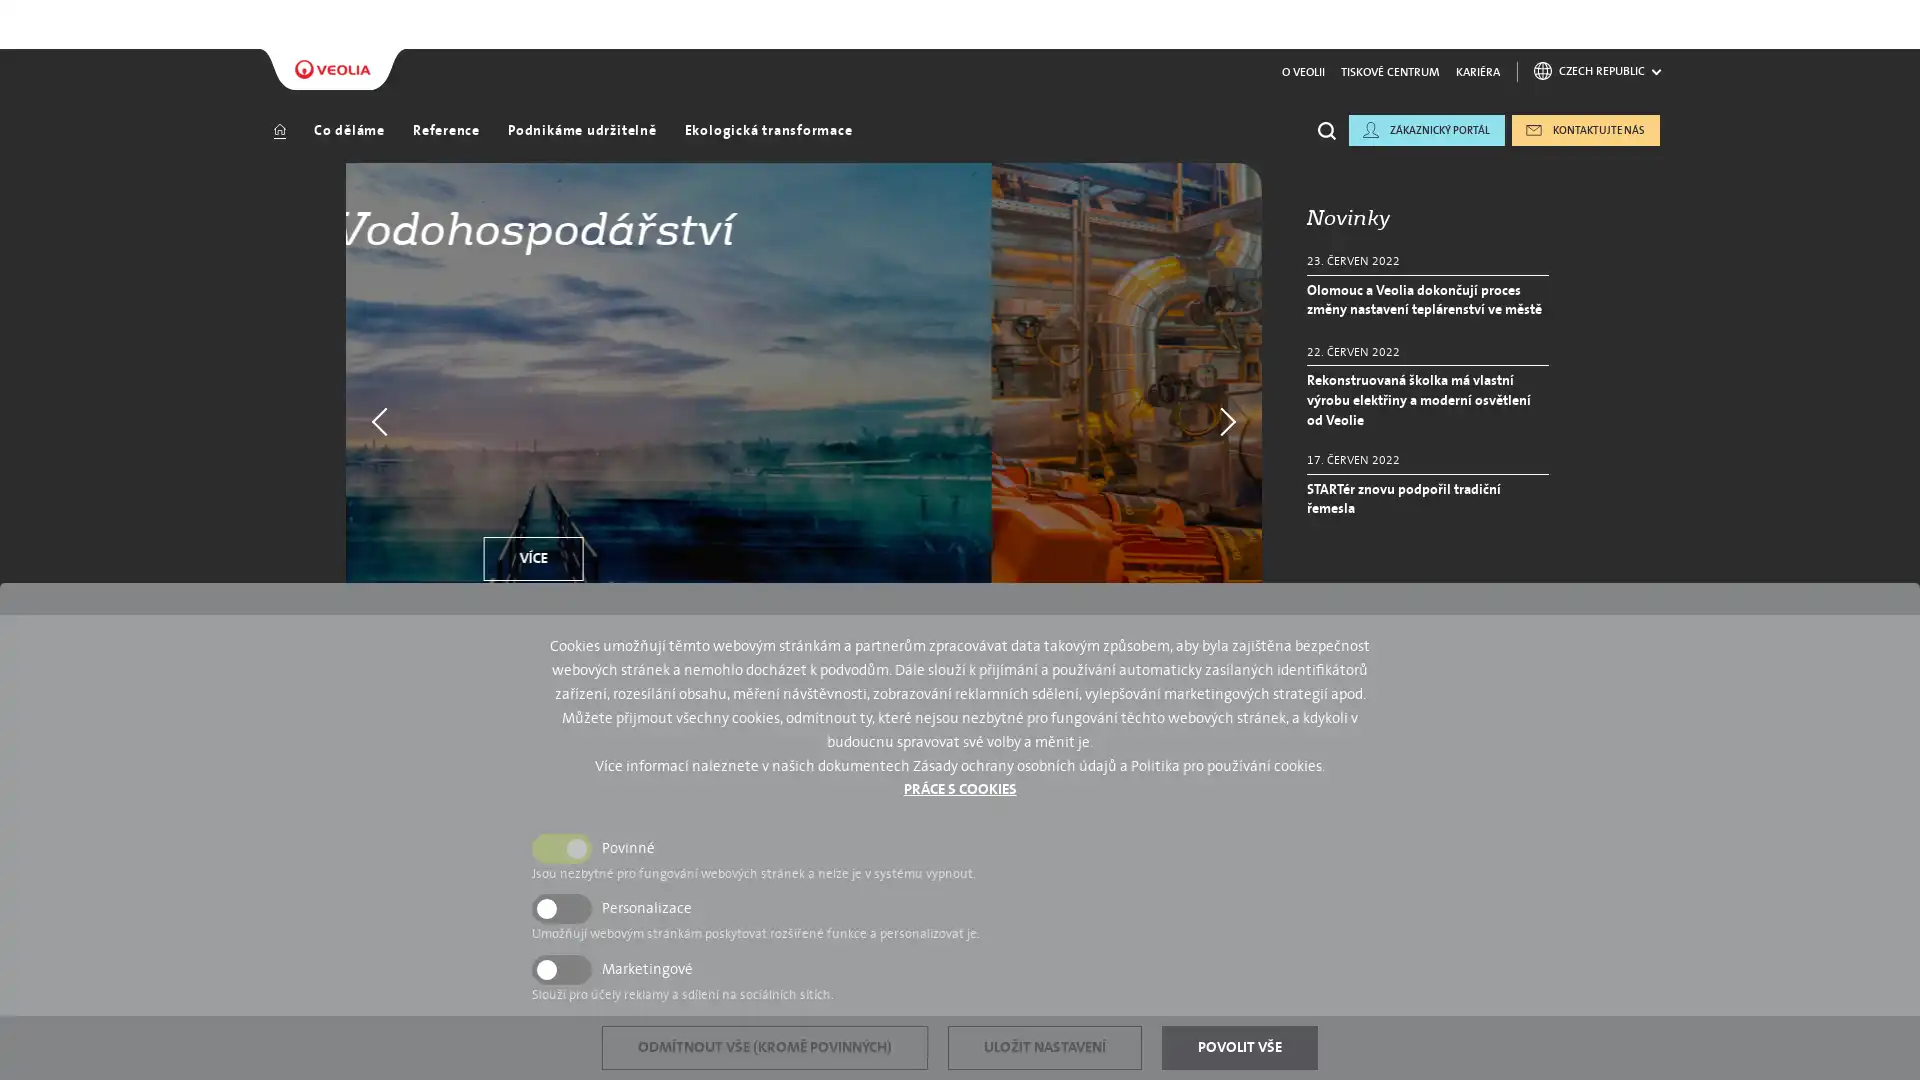 The width and height of the screenshot is (1920, 1080). Describe the element at coordinates (1333, 204) in the screenshot. I see `ok` at that location.